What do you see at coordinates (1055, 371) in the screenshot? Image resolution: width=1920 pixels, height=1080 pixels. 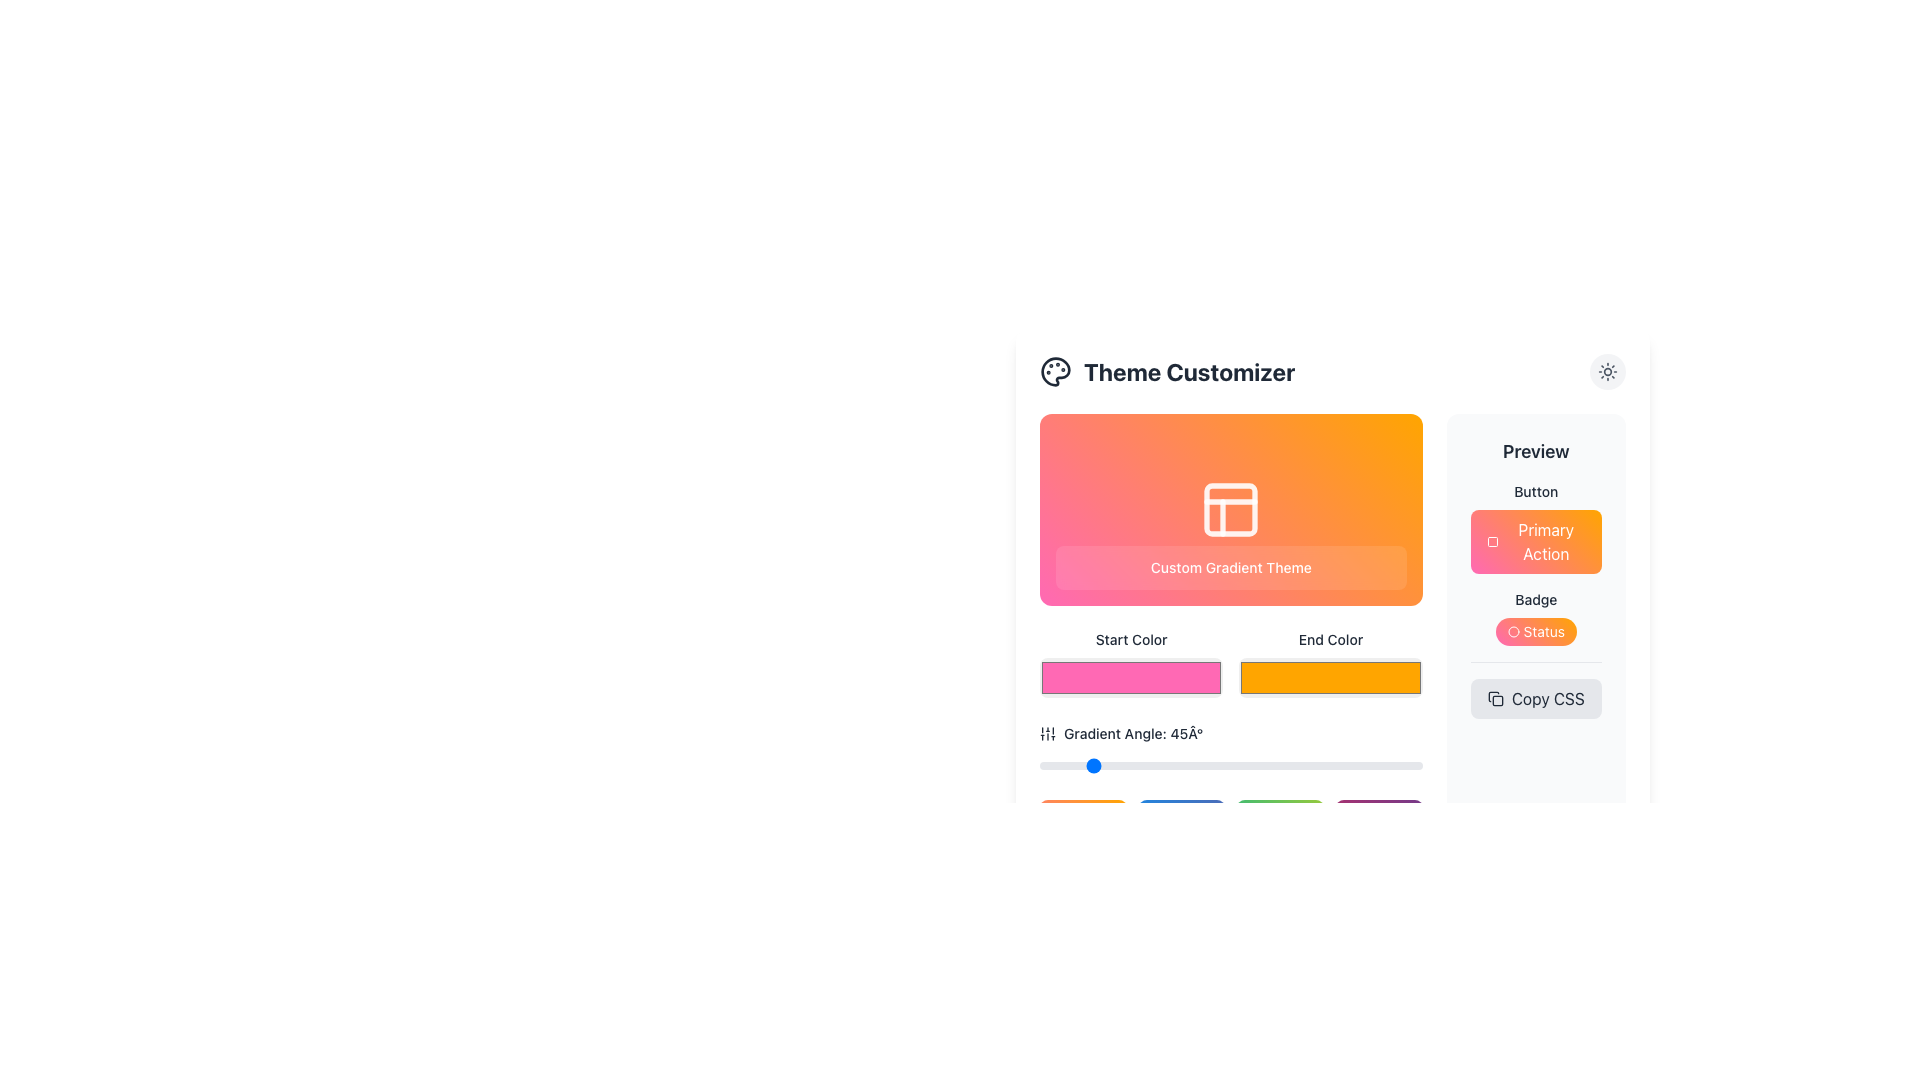 I see `the icon indicating the theme customization section, which is positioned to the left of the text 'Theme Customizer' in the header of the 'Theme Customizer' section` at bounding box center [1055, 371].